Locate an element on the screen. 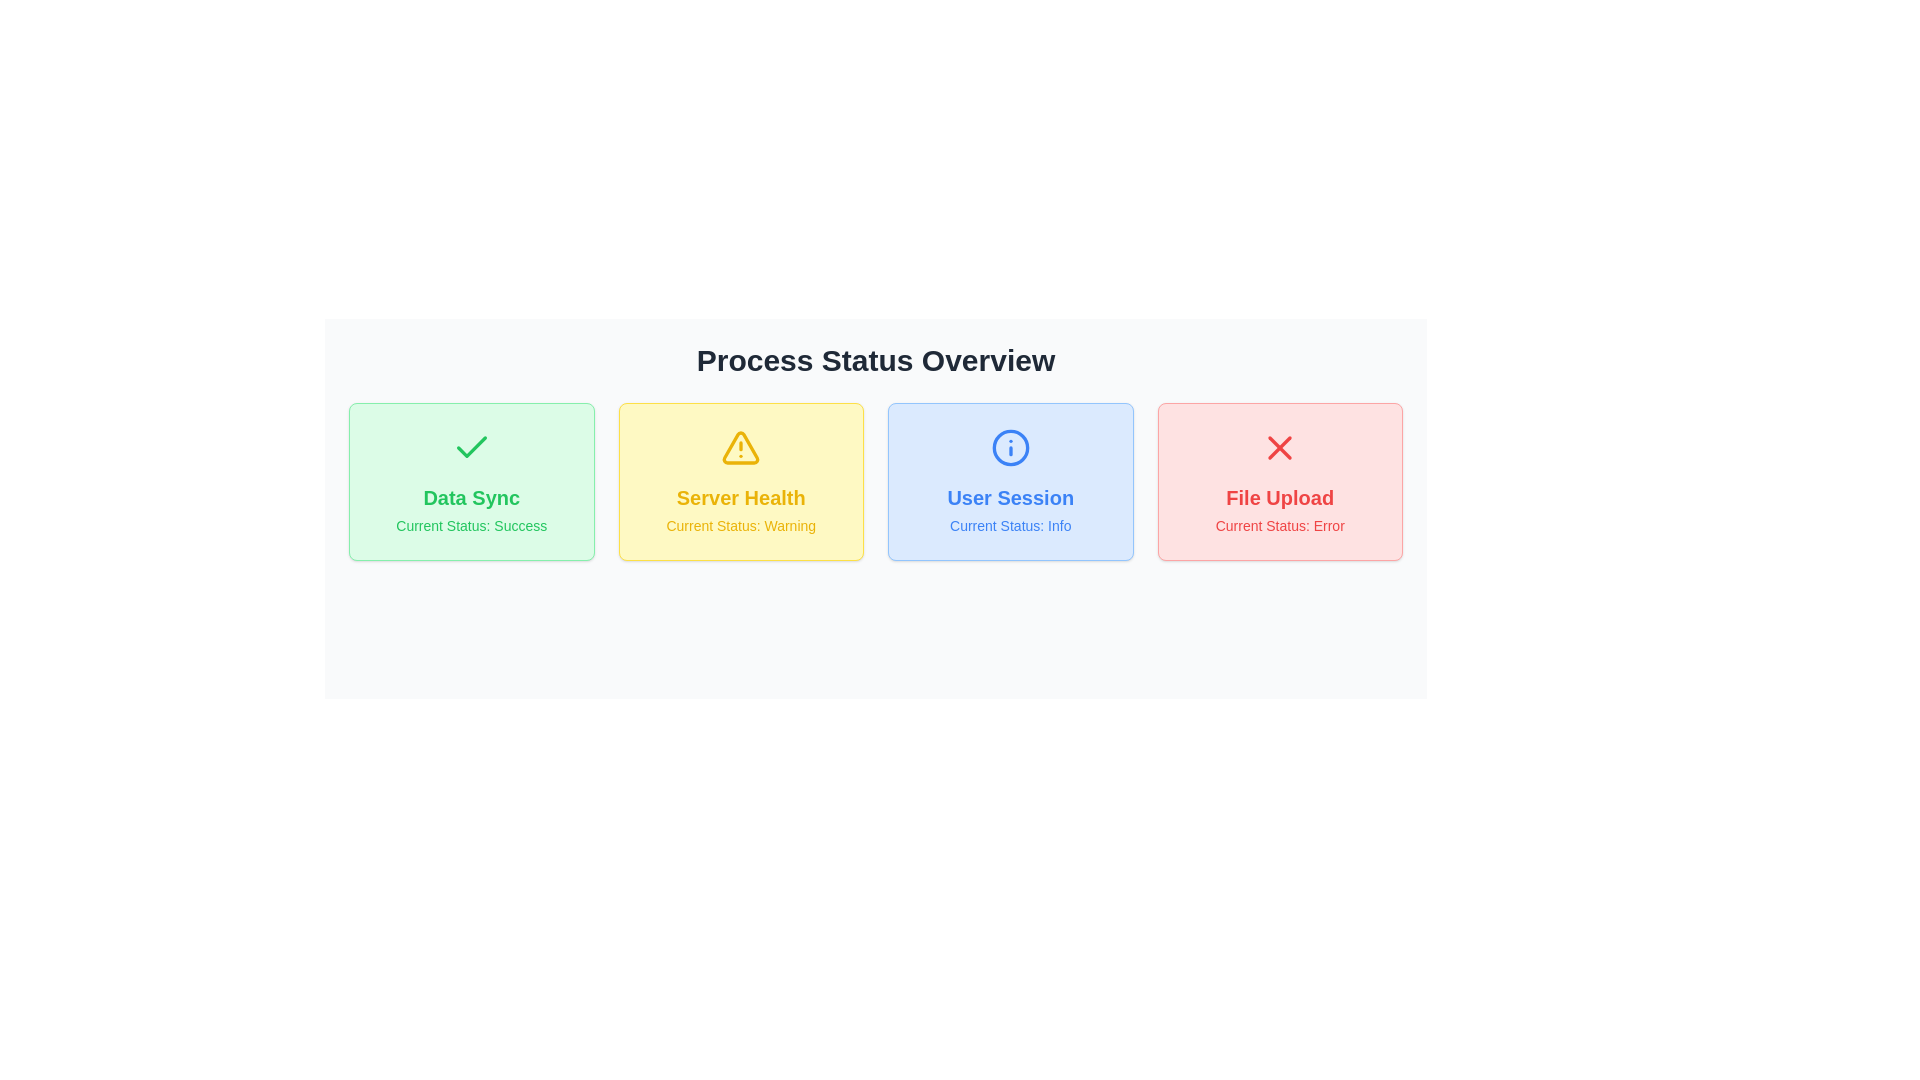 The width and height of the screenshot is (1920, 1080). the circular 'info' icon with a blue outline and a small blue 'i' character inside, located at the top of the 'User Session' panel is located at coordinates (1010, 446).